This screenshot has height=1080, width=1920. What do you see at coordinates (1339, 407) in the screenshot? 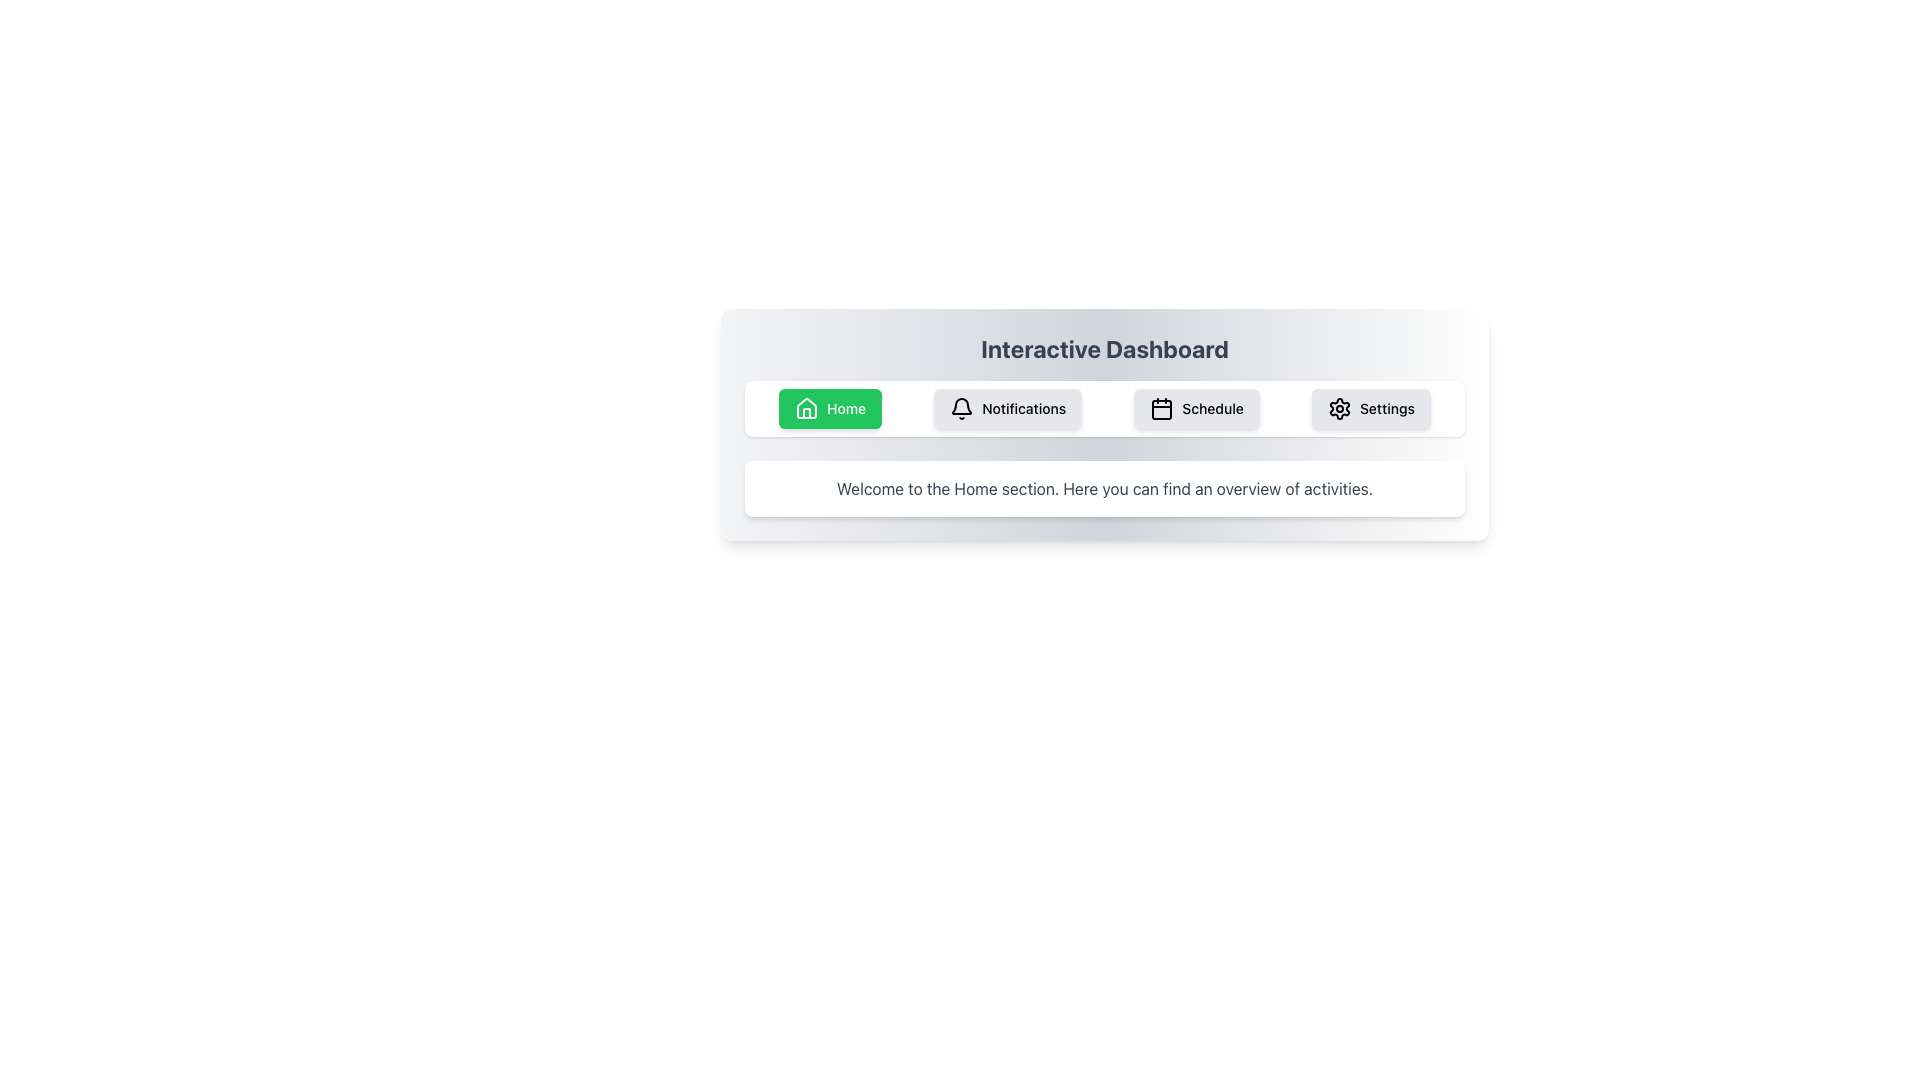
I see `the settings icon located in the fourth button from the left in the horizontal navigation bar` at bounding box center [1339, 407].